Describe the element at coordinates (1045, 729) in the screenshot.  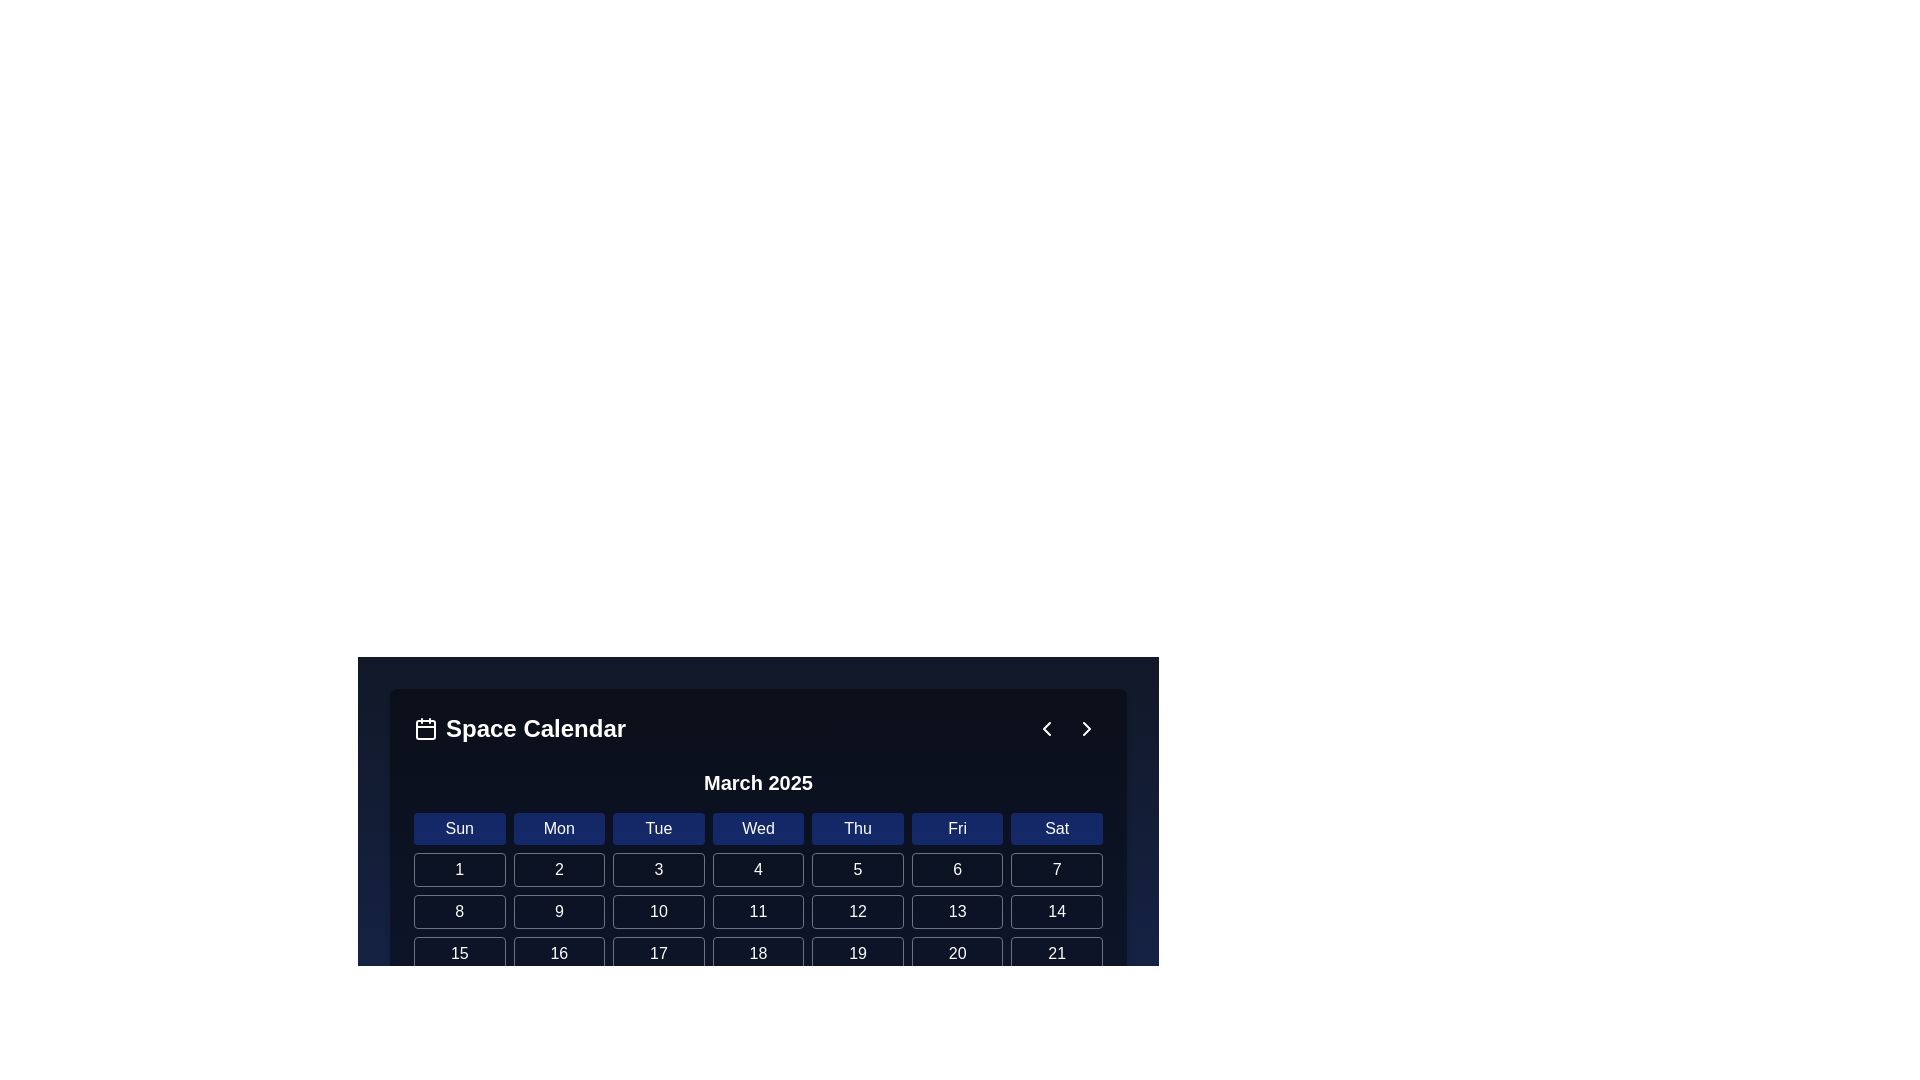
I see `the left-pointing chevron icon within the interactive button located at the top-right corner of the calendar header panel` at that location.